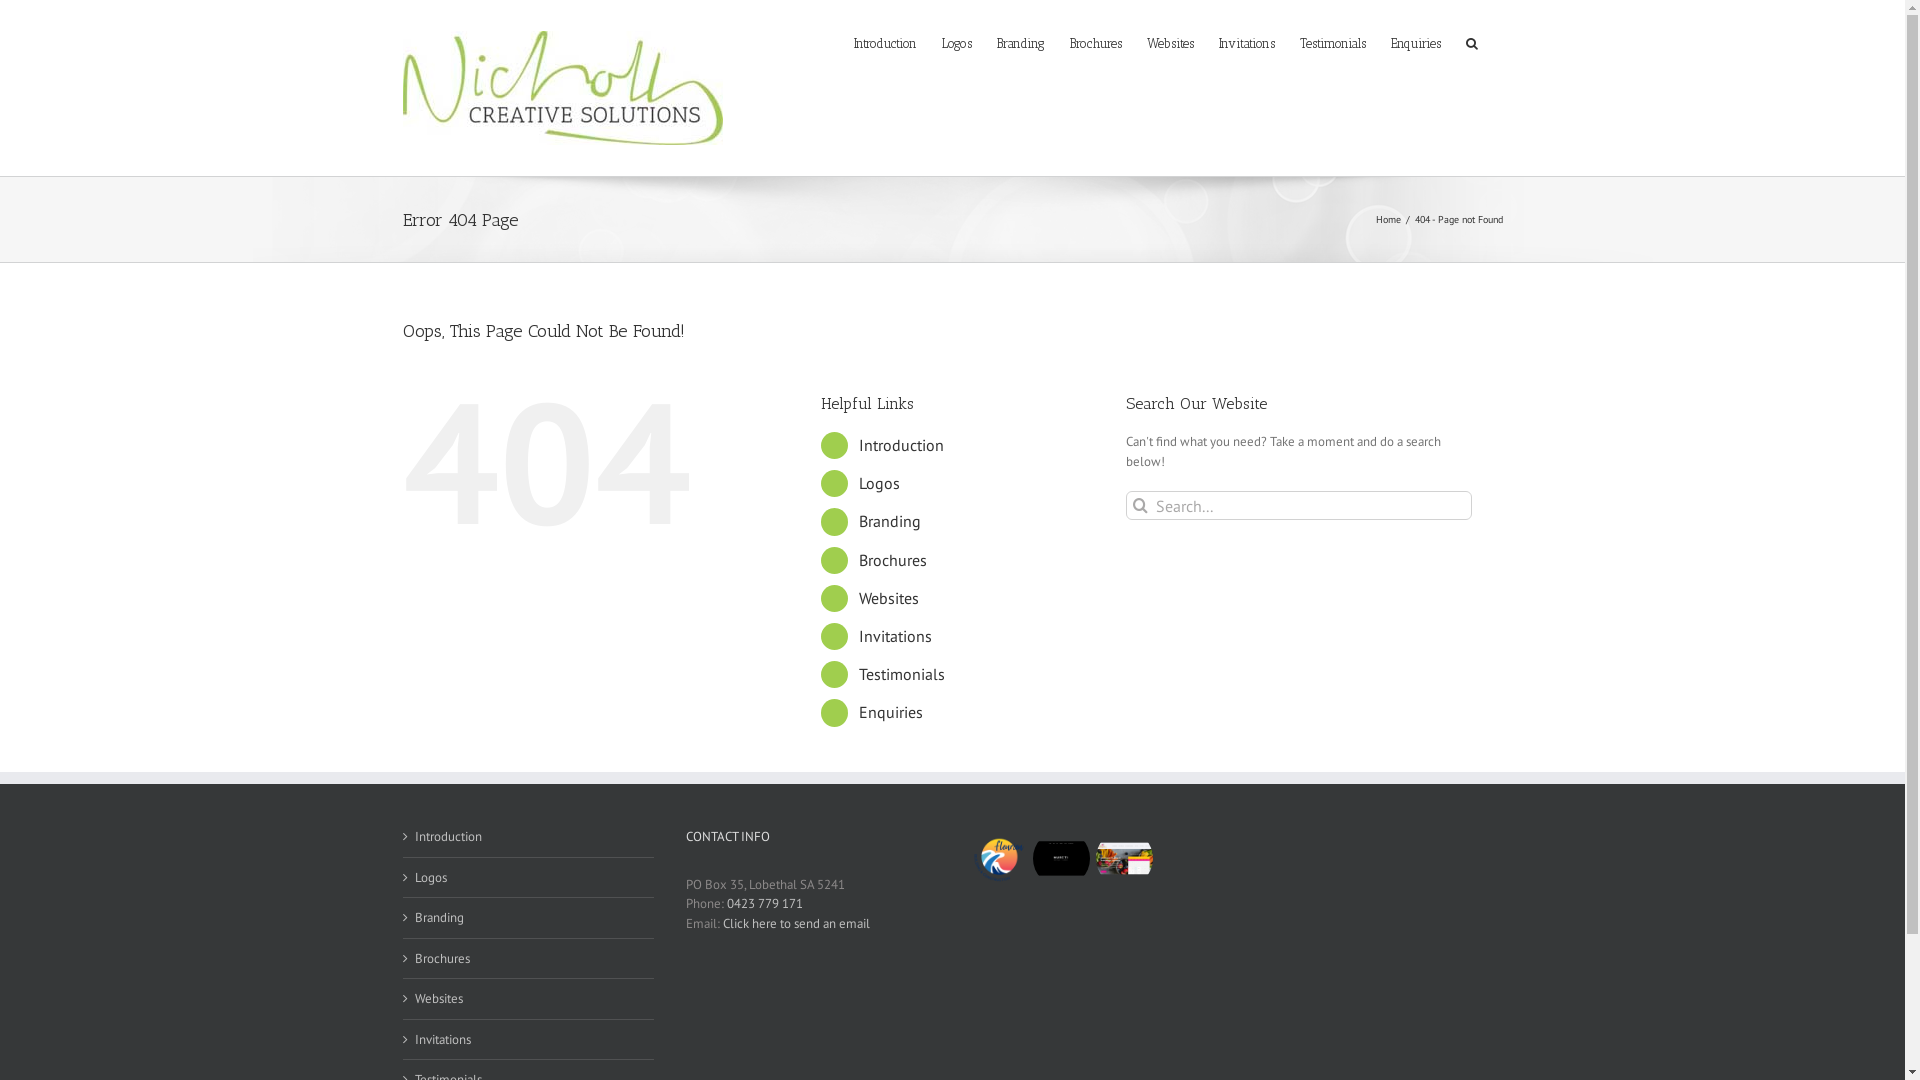  Describe the element at coordinates (998, 857) in the screenshot. I see `'Fleurieu Building & Construction'` at that location.